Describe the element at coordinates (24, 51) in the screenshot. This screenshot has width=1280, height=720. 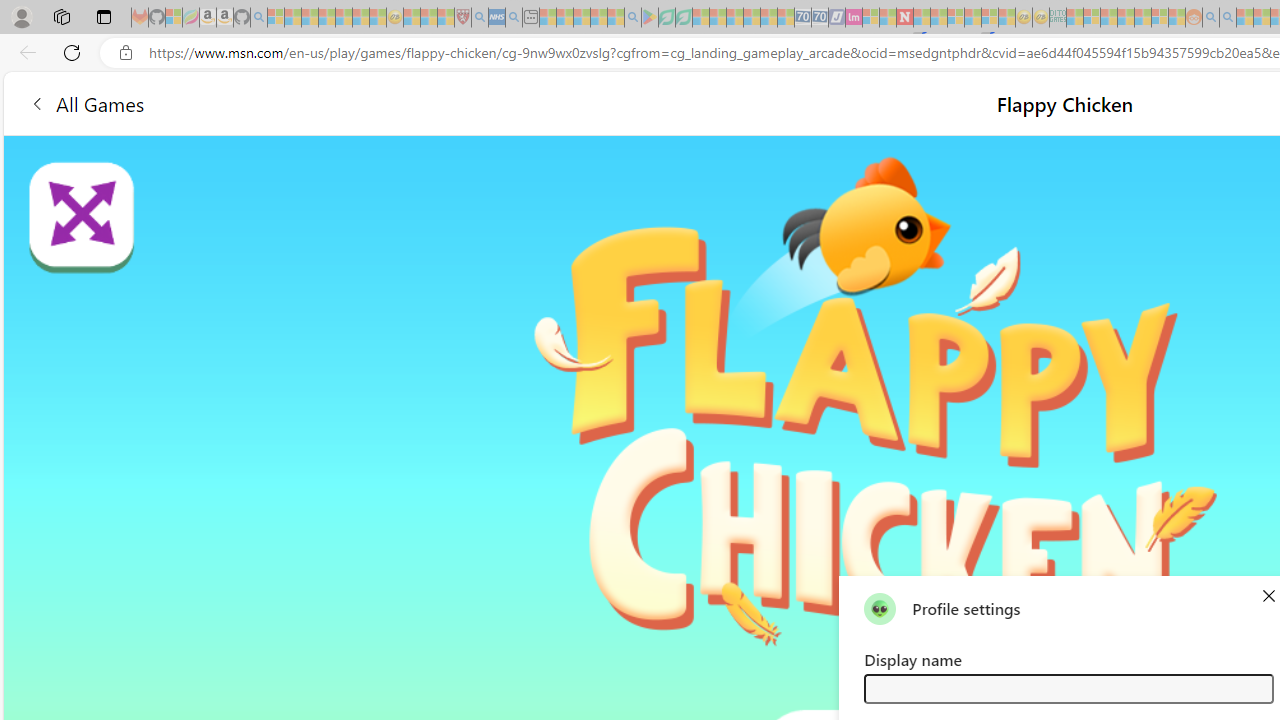
I see `'Back'` at that location.